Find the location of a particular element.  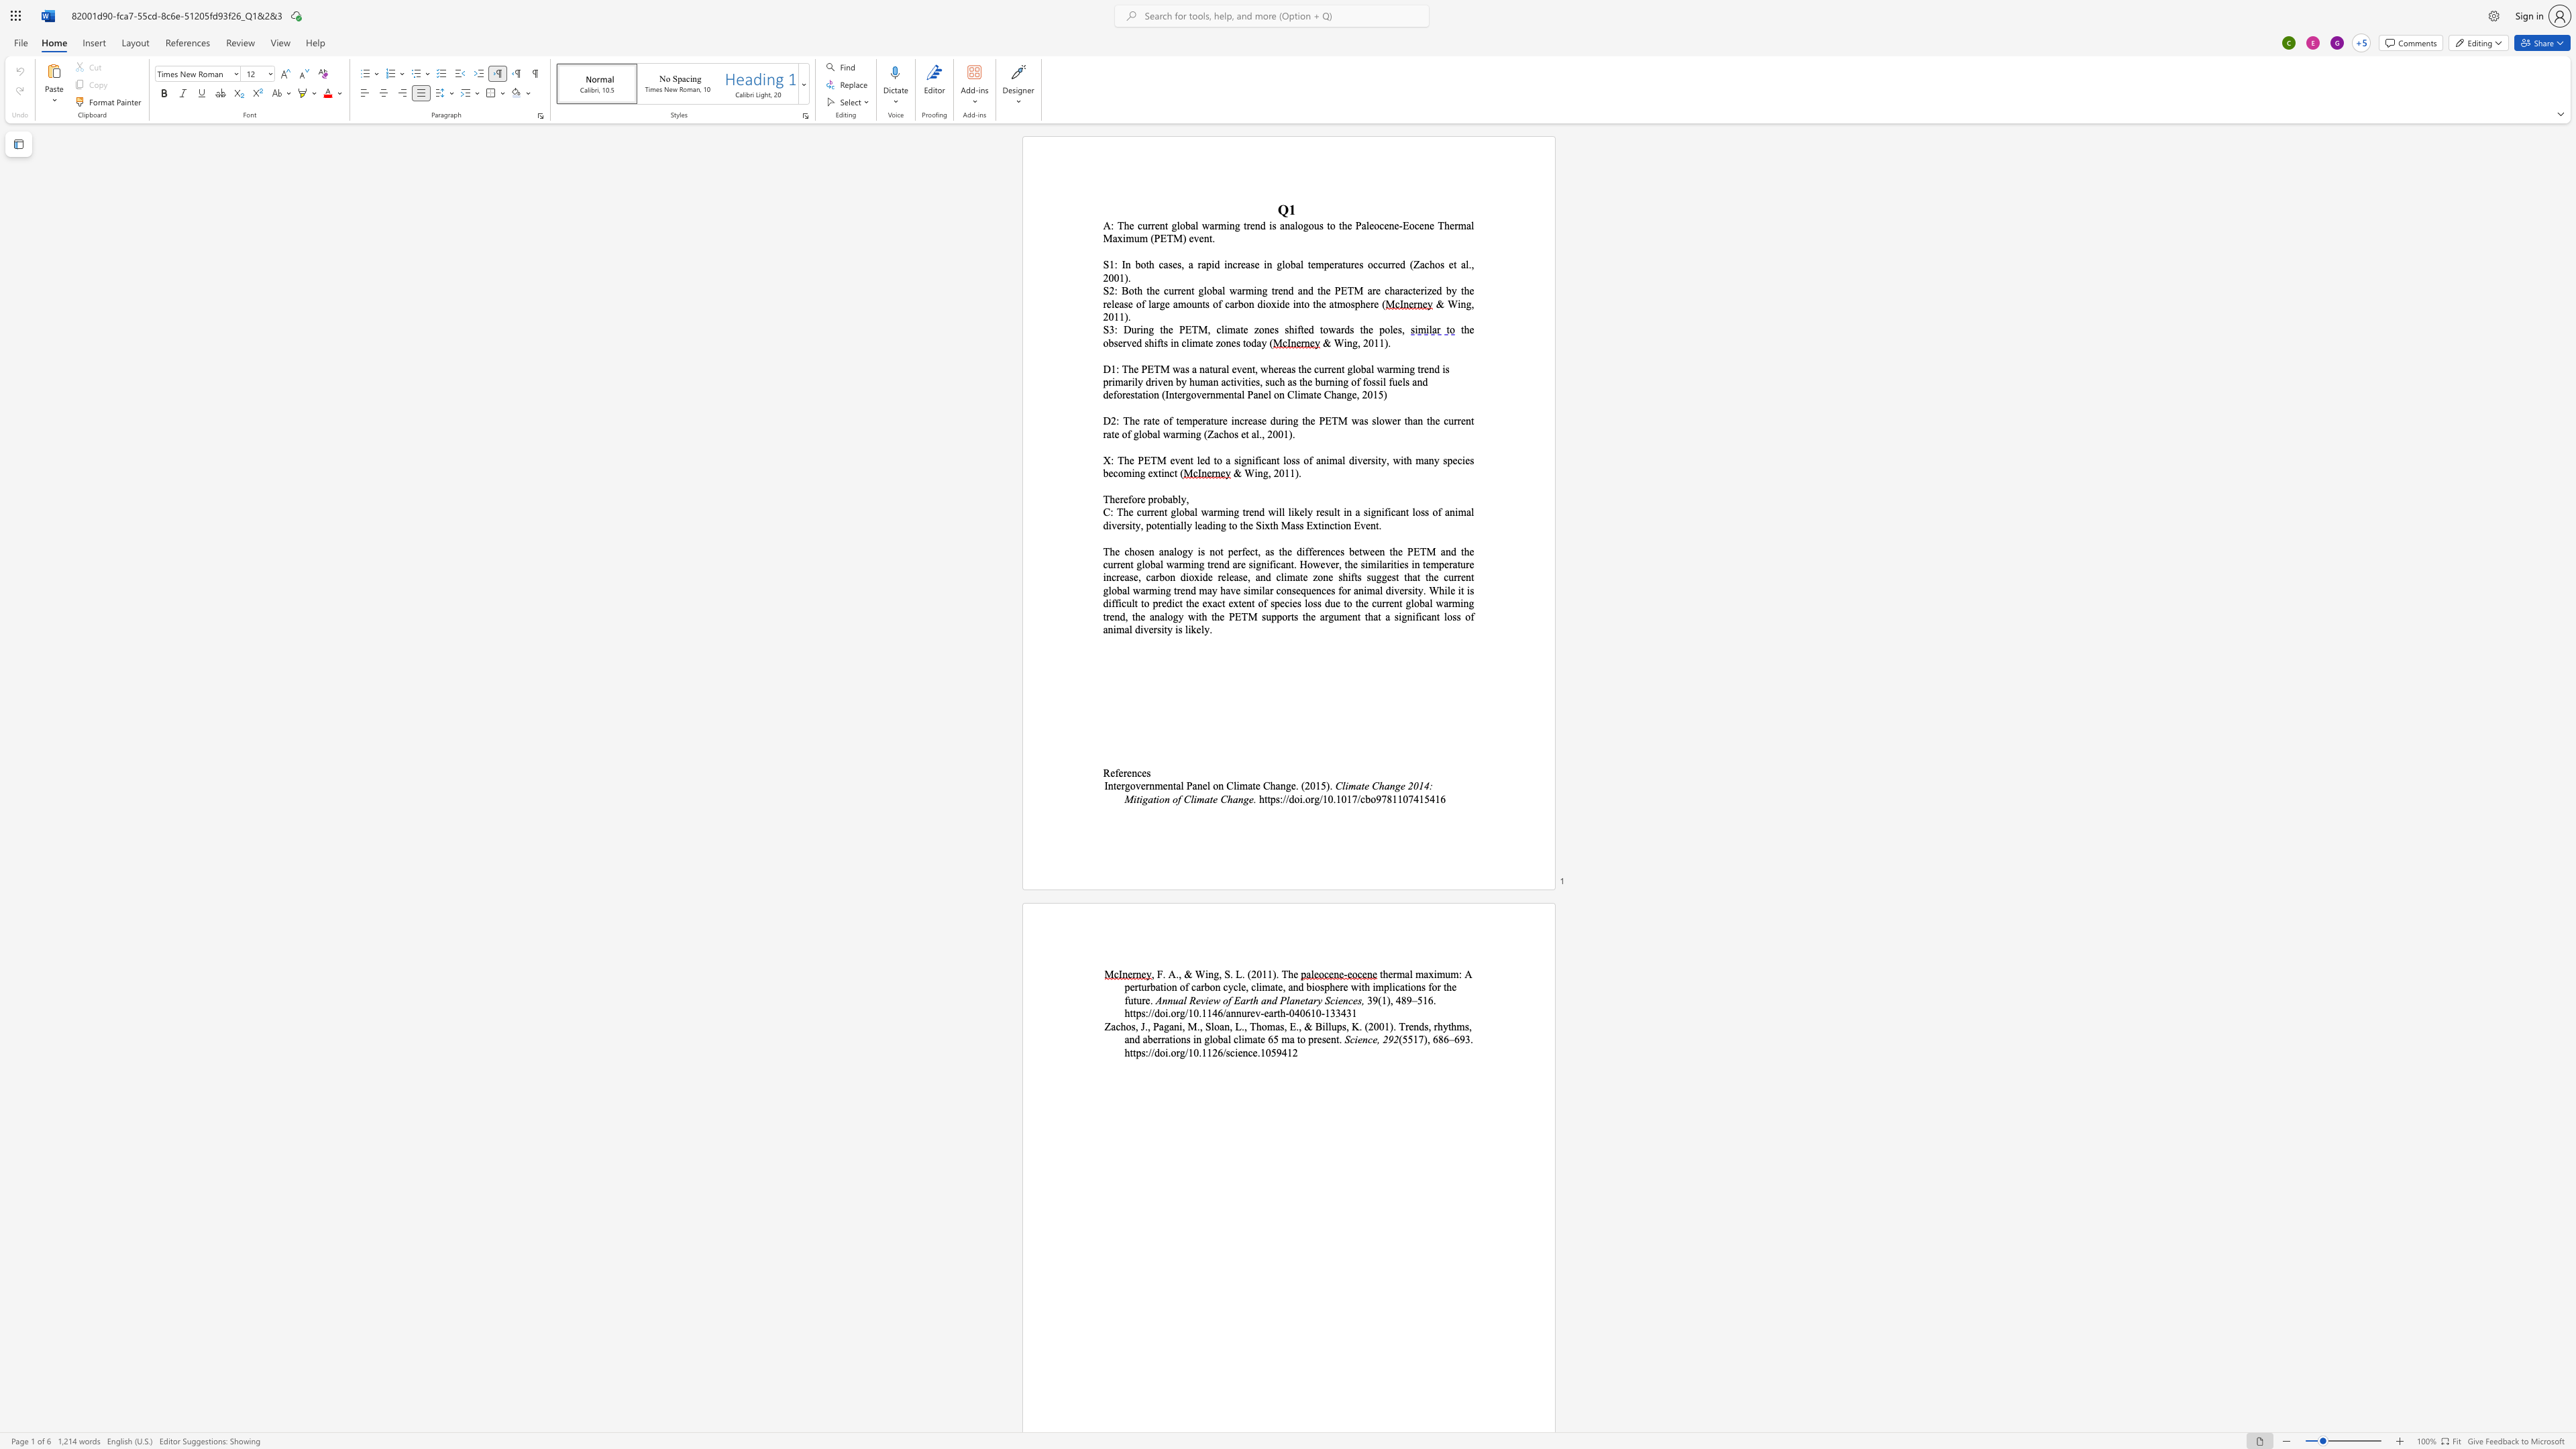

the 2th character "T" in the text is located at coordinates (1156, 368).